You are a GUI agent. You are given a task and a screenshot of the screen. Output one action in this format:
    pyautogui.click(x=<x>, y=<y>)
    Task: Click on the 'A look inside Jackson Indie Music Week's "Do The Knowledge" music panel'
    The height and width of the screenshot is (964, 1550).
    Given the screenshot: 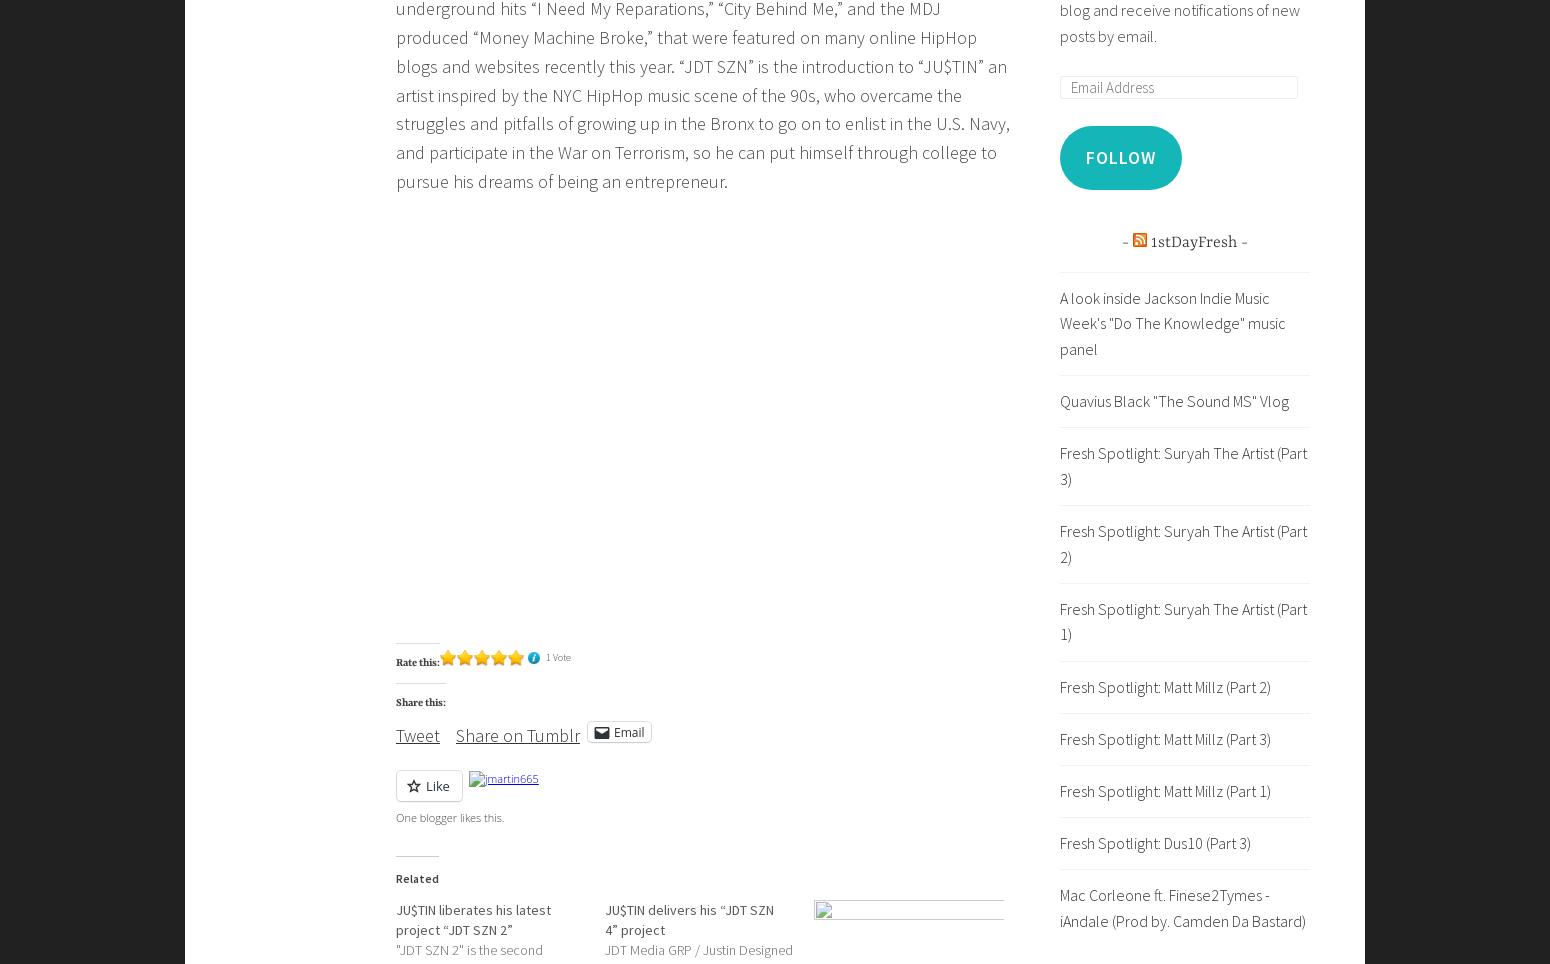 What is the action you would take?
    pyautogui.click(x=1173, y=321)
    